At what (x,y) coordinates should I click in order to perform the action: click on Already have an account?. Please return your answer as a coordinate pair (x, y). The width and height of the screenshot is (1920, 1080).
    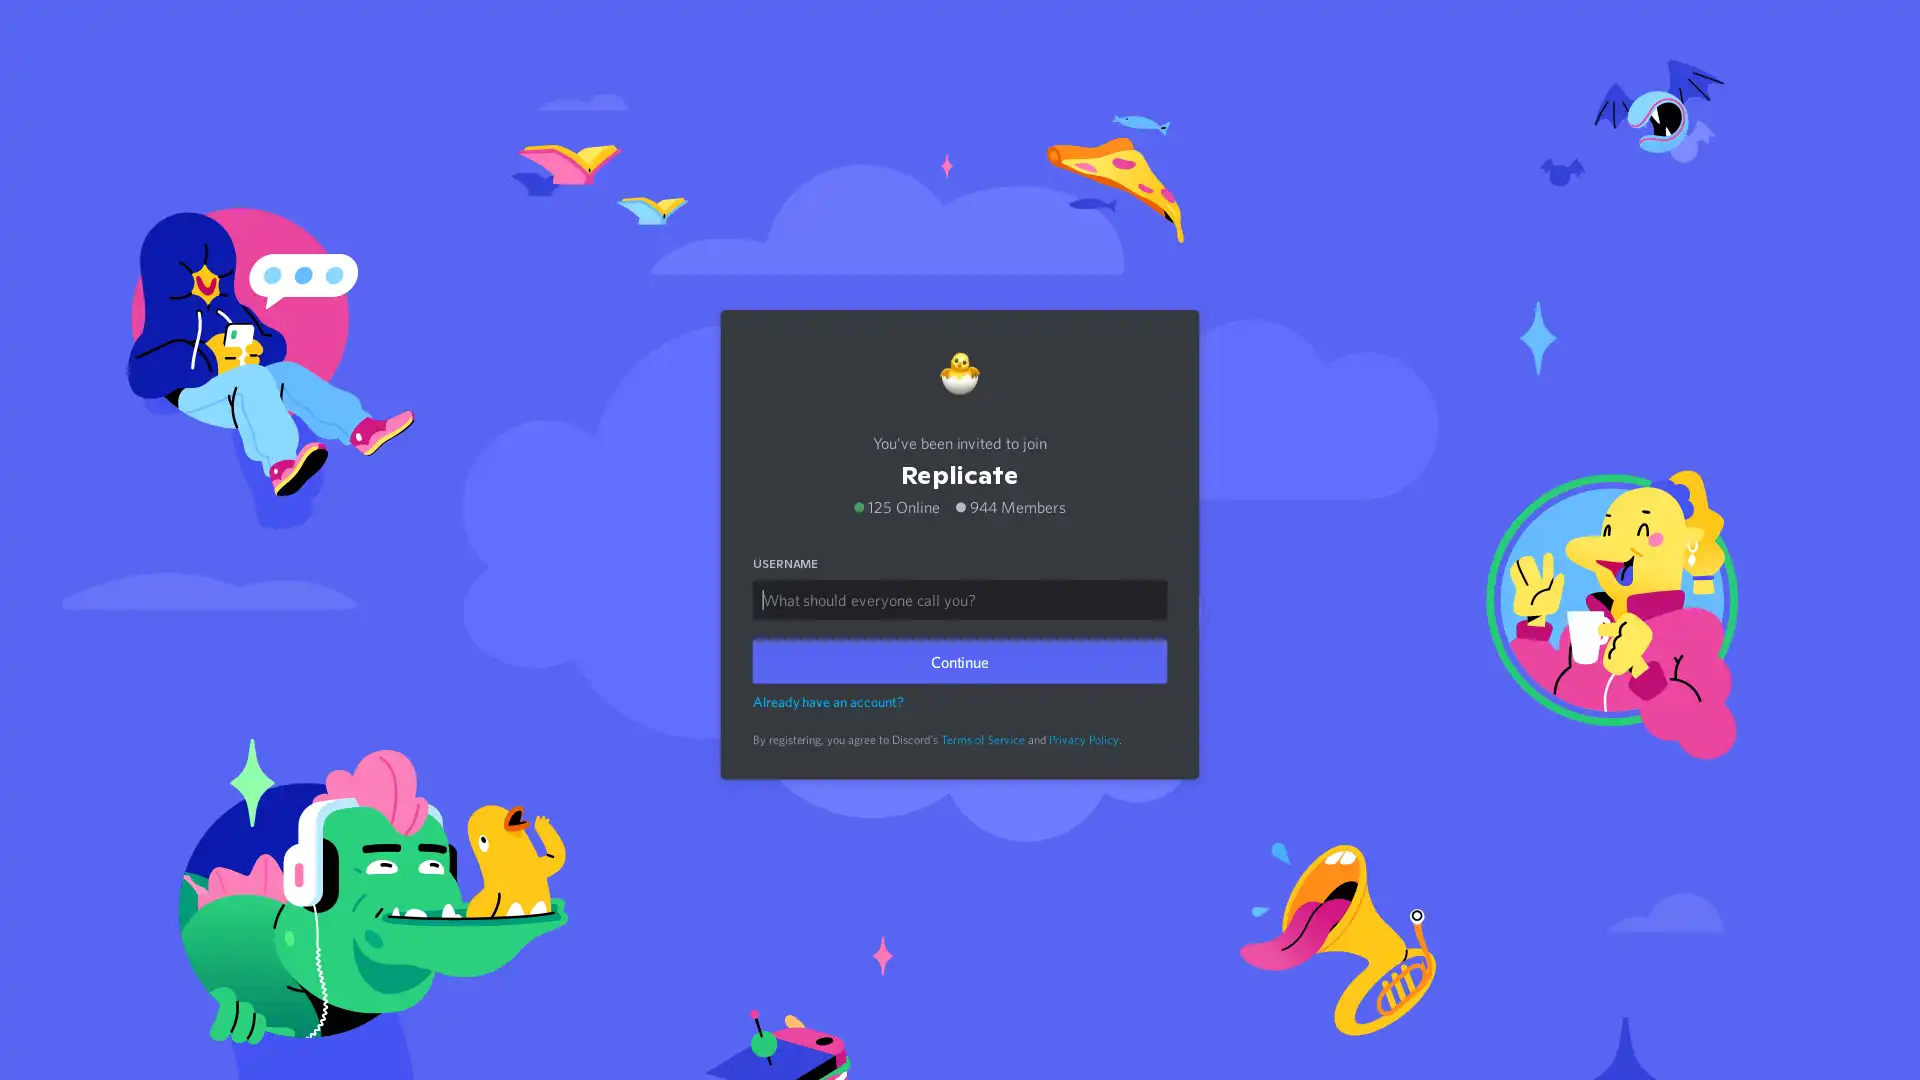
    Looking at the image, I should click on (828, 696).